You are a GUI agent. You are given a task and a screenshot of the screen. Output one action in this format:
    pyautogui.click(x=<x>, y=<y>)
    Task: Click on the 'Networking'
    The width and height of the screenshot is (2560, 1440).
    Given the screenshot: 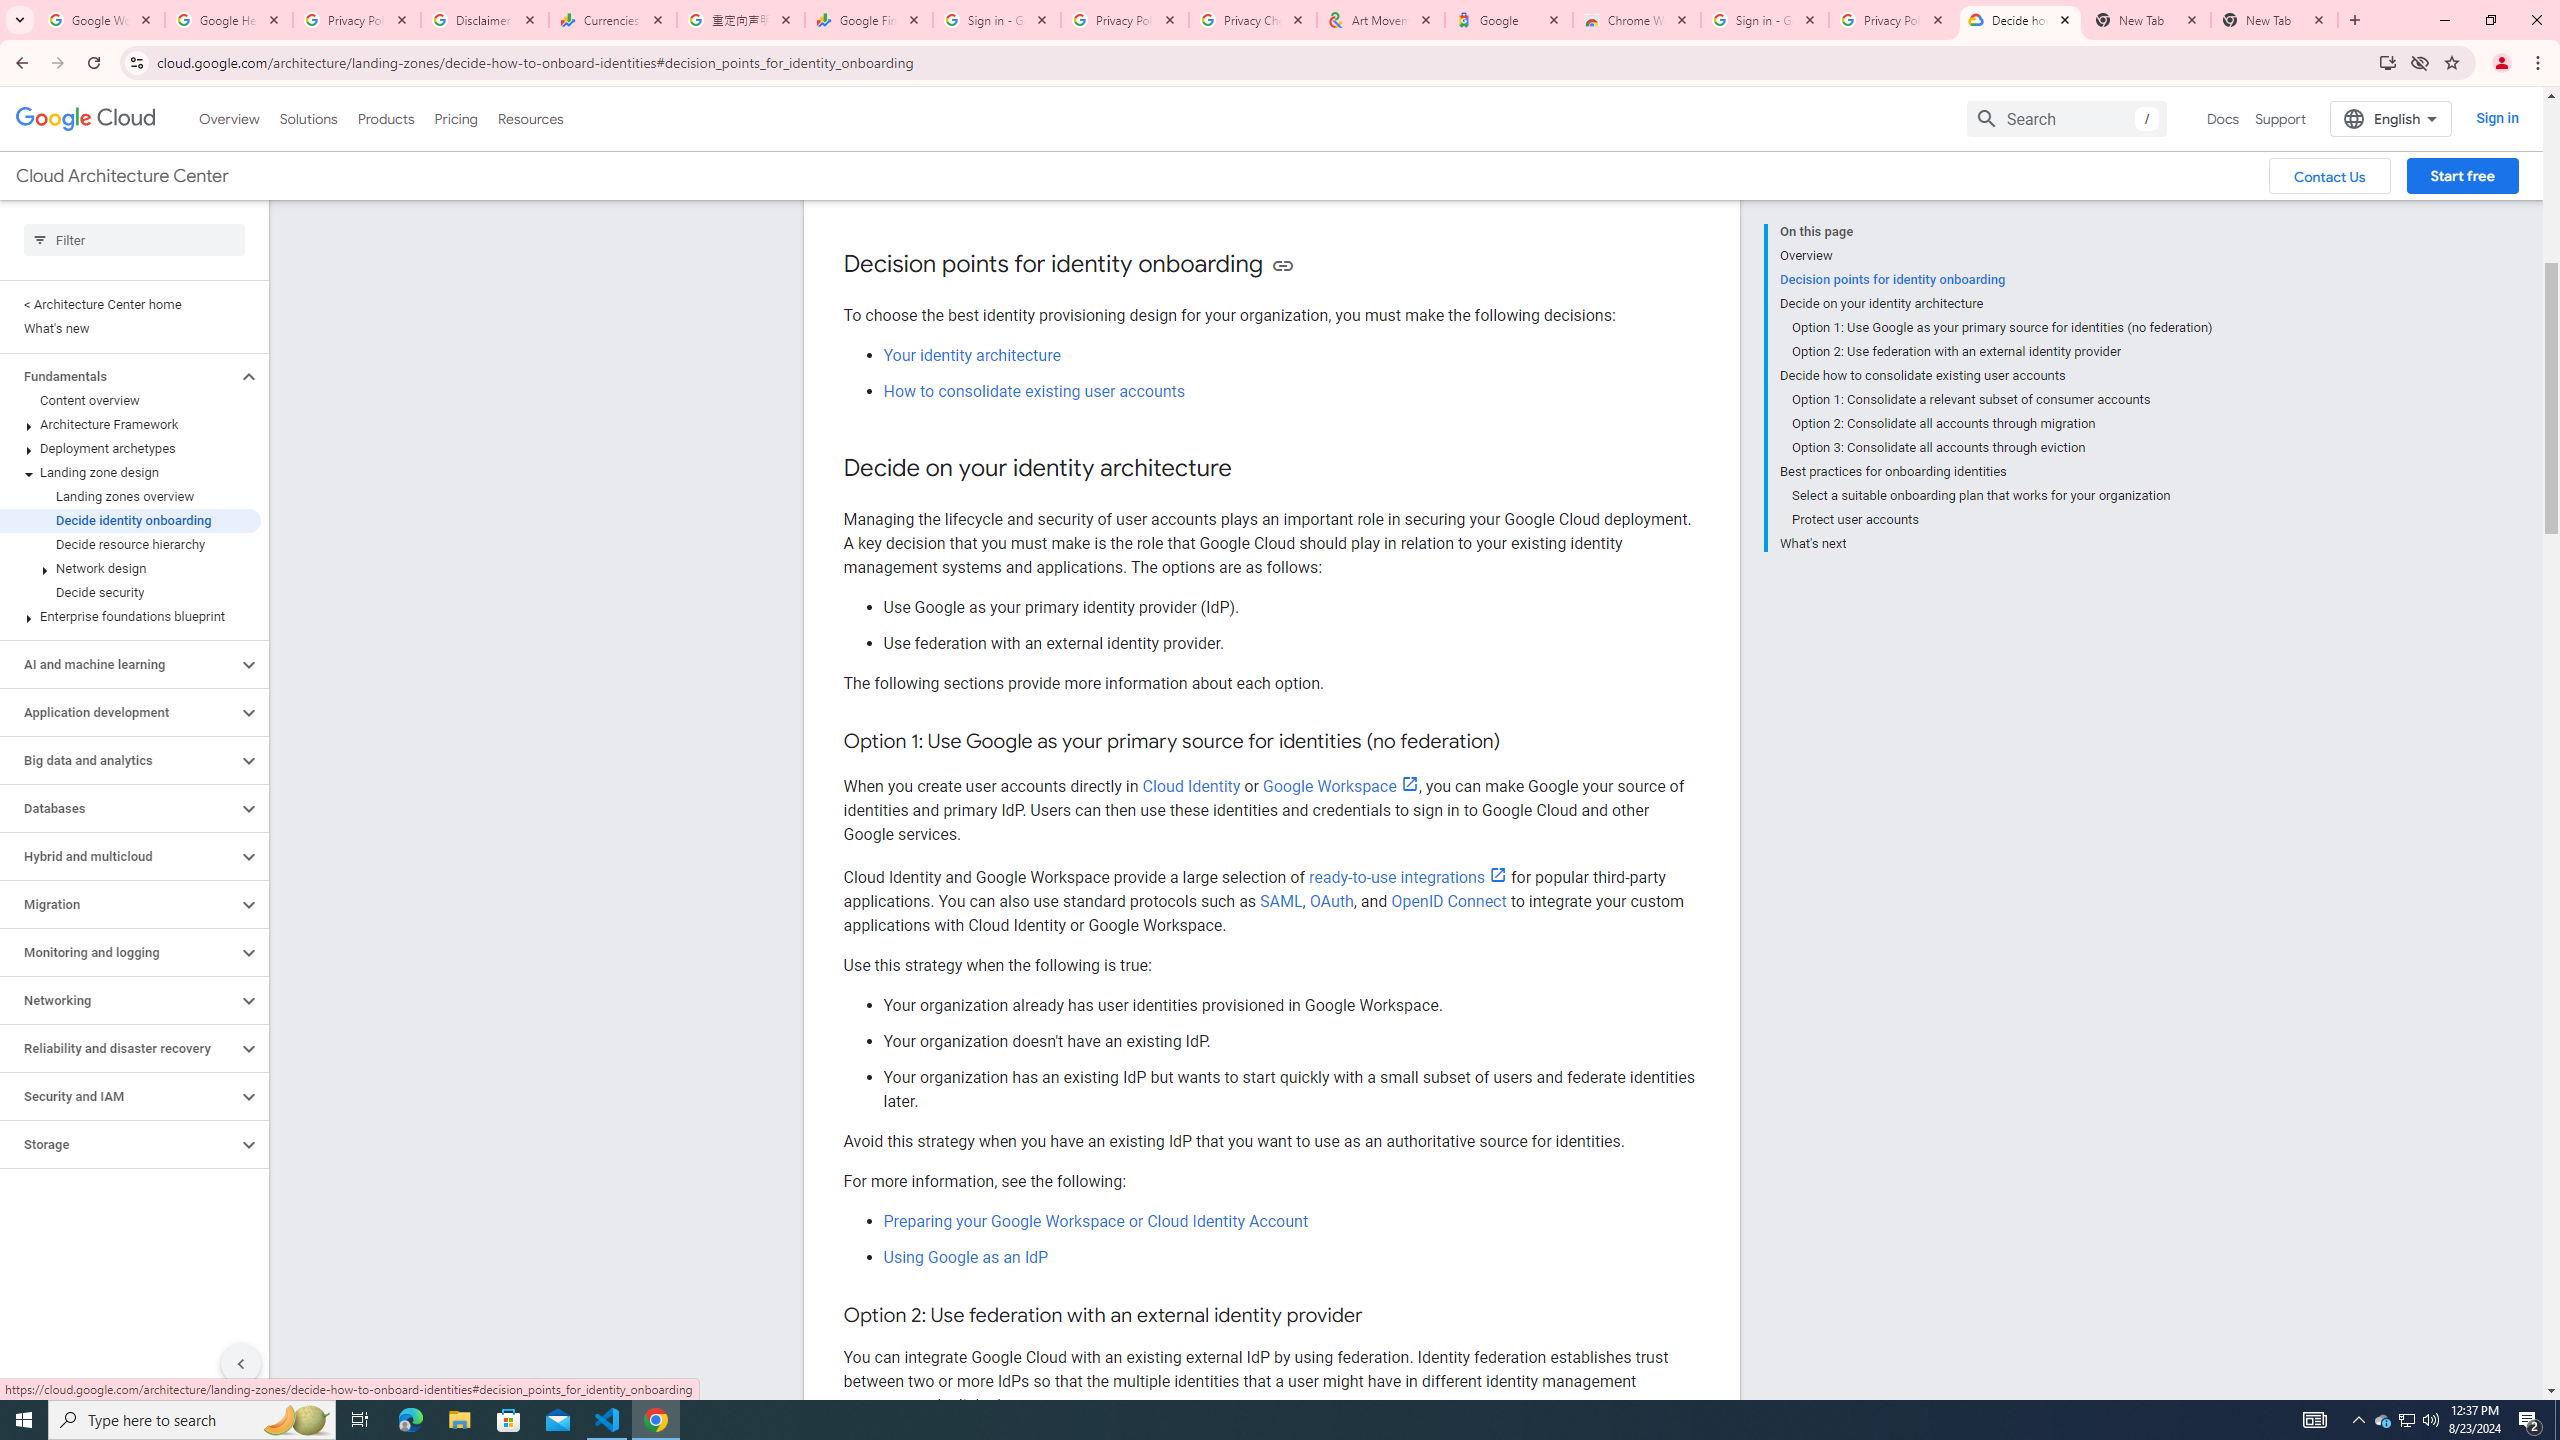 What is the action you would take?
    pyautogui.click(x=118, y=999)
    